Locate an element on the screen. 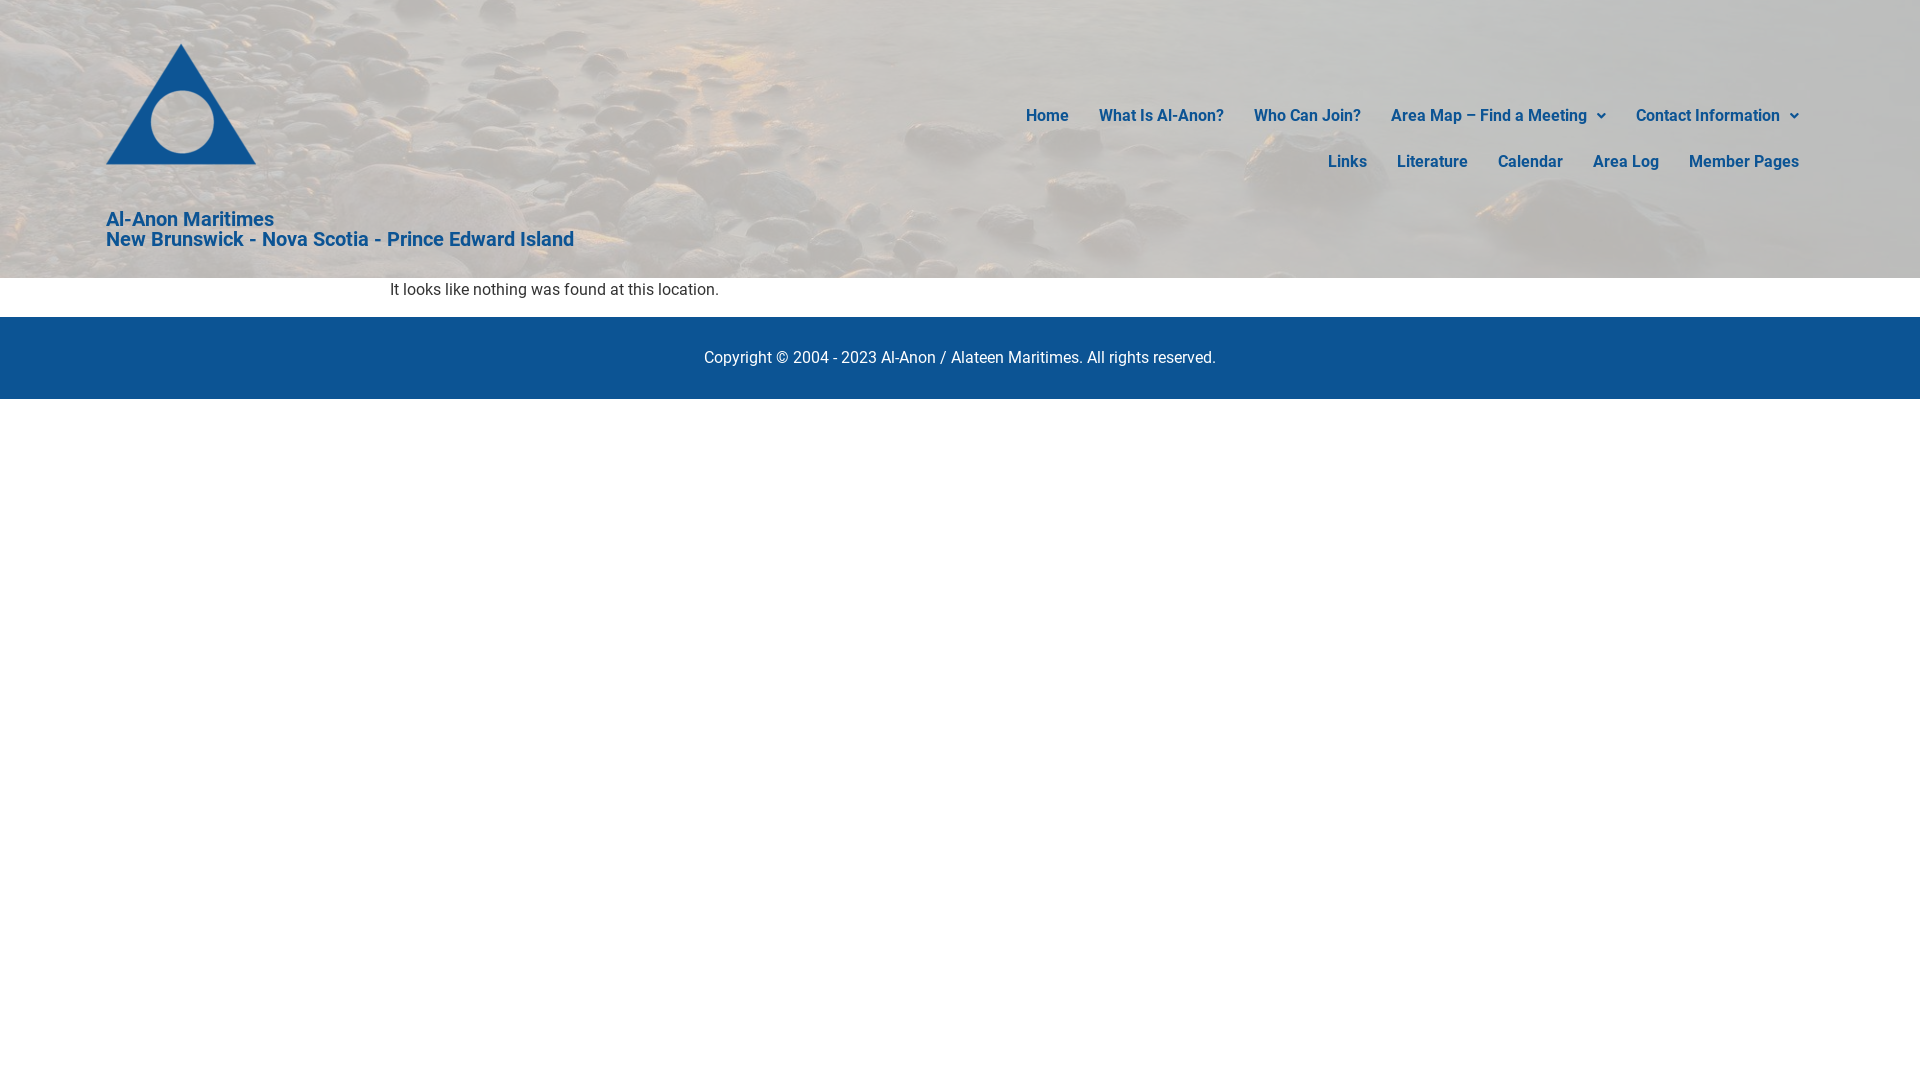  'Contact Information' is located at coordinates (1716, 115).